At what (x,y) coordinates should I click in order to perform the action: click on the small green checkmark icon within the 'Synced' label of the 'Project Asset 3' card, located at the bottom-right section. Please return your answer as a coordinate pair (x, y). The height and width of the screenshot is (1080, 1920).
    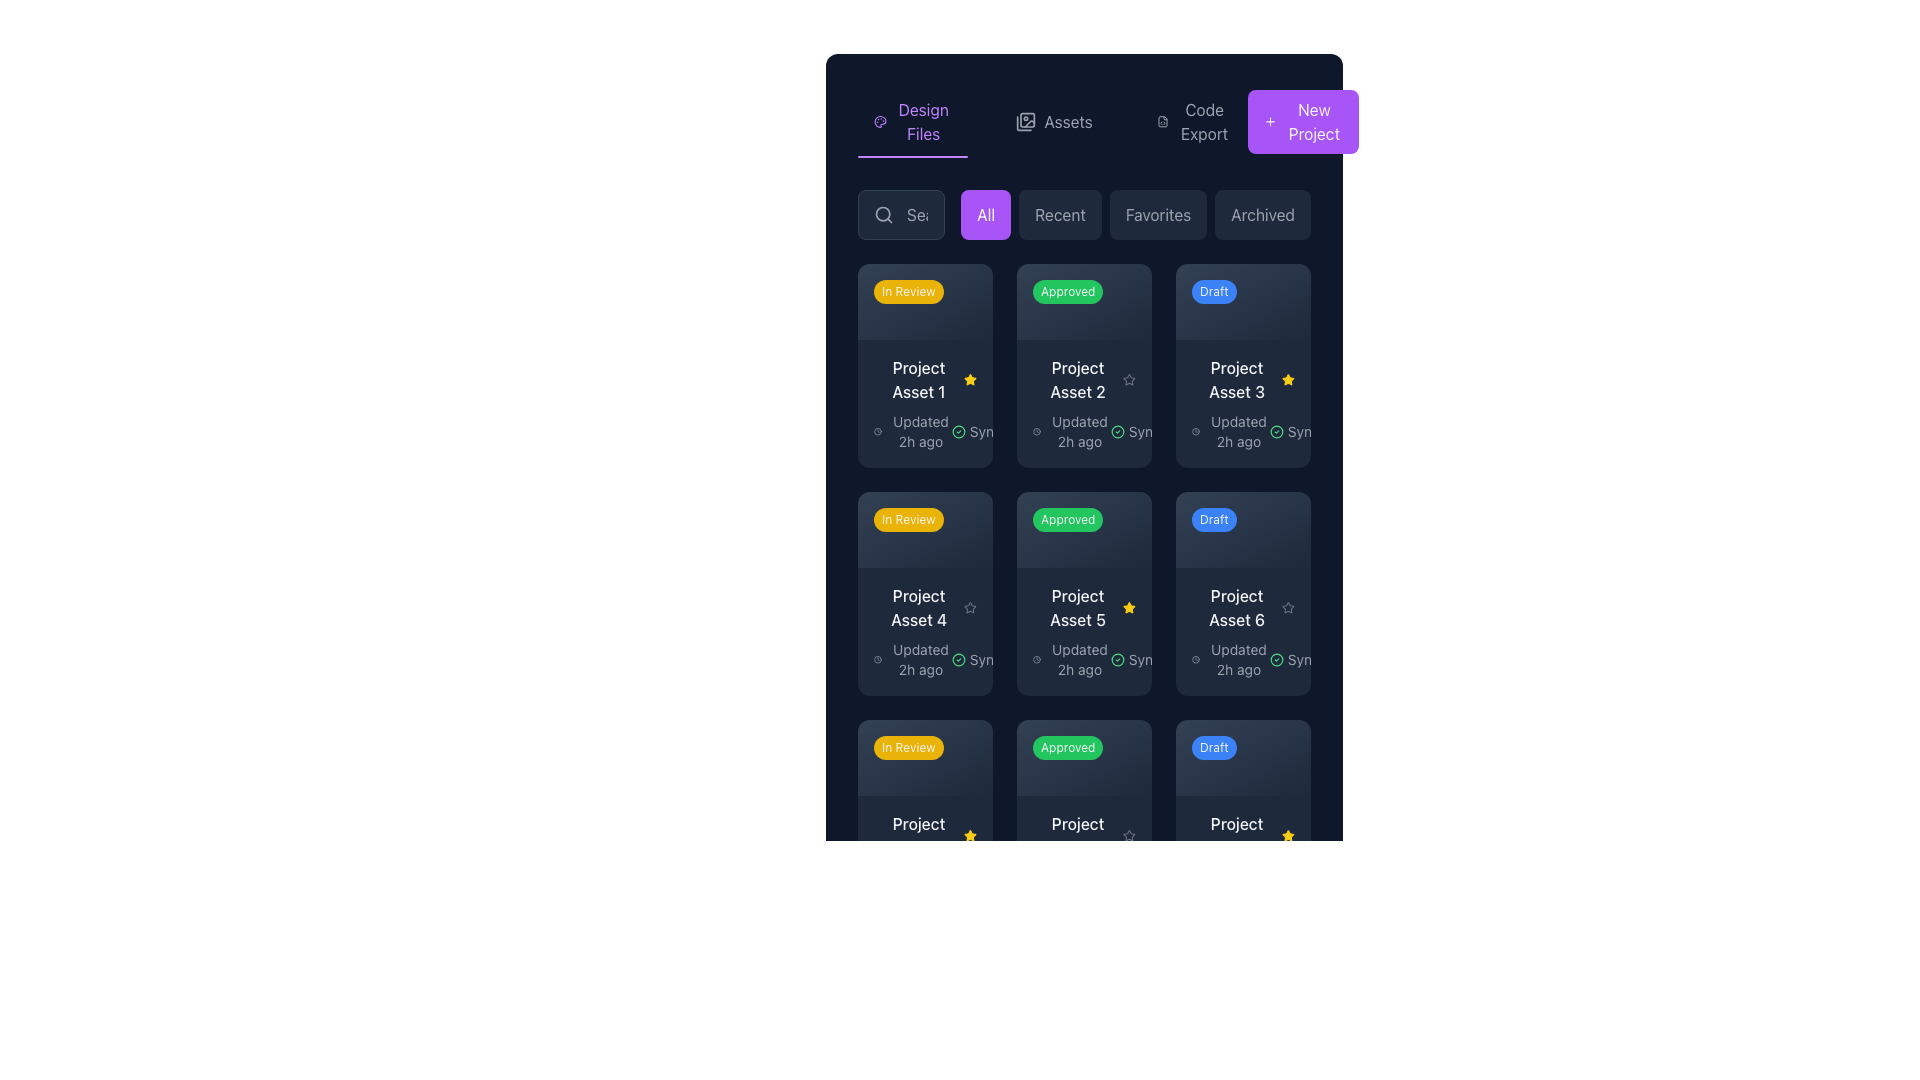
    Looking at the image, I should click on (1275, 430).